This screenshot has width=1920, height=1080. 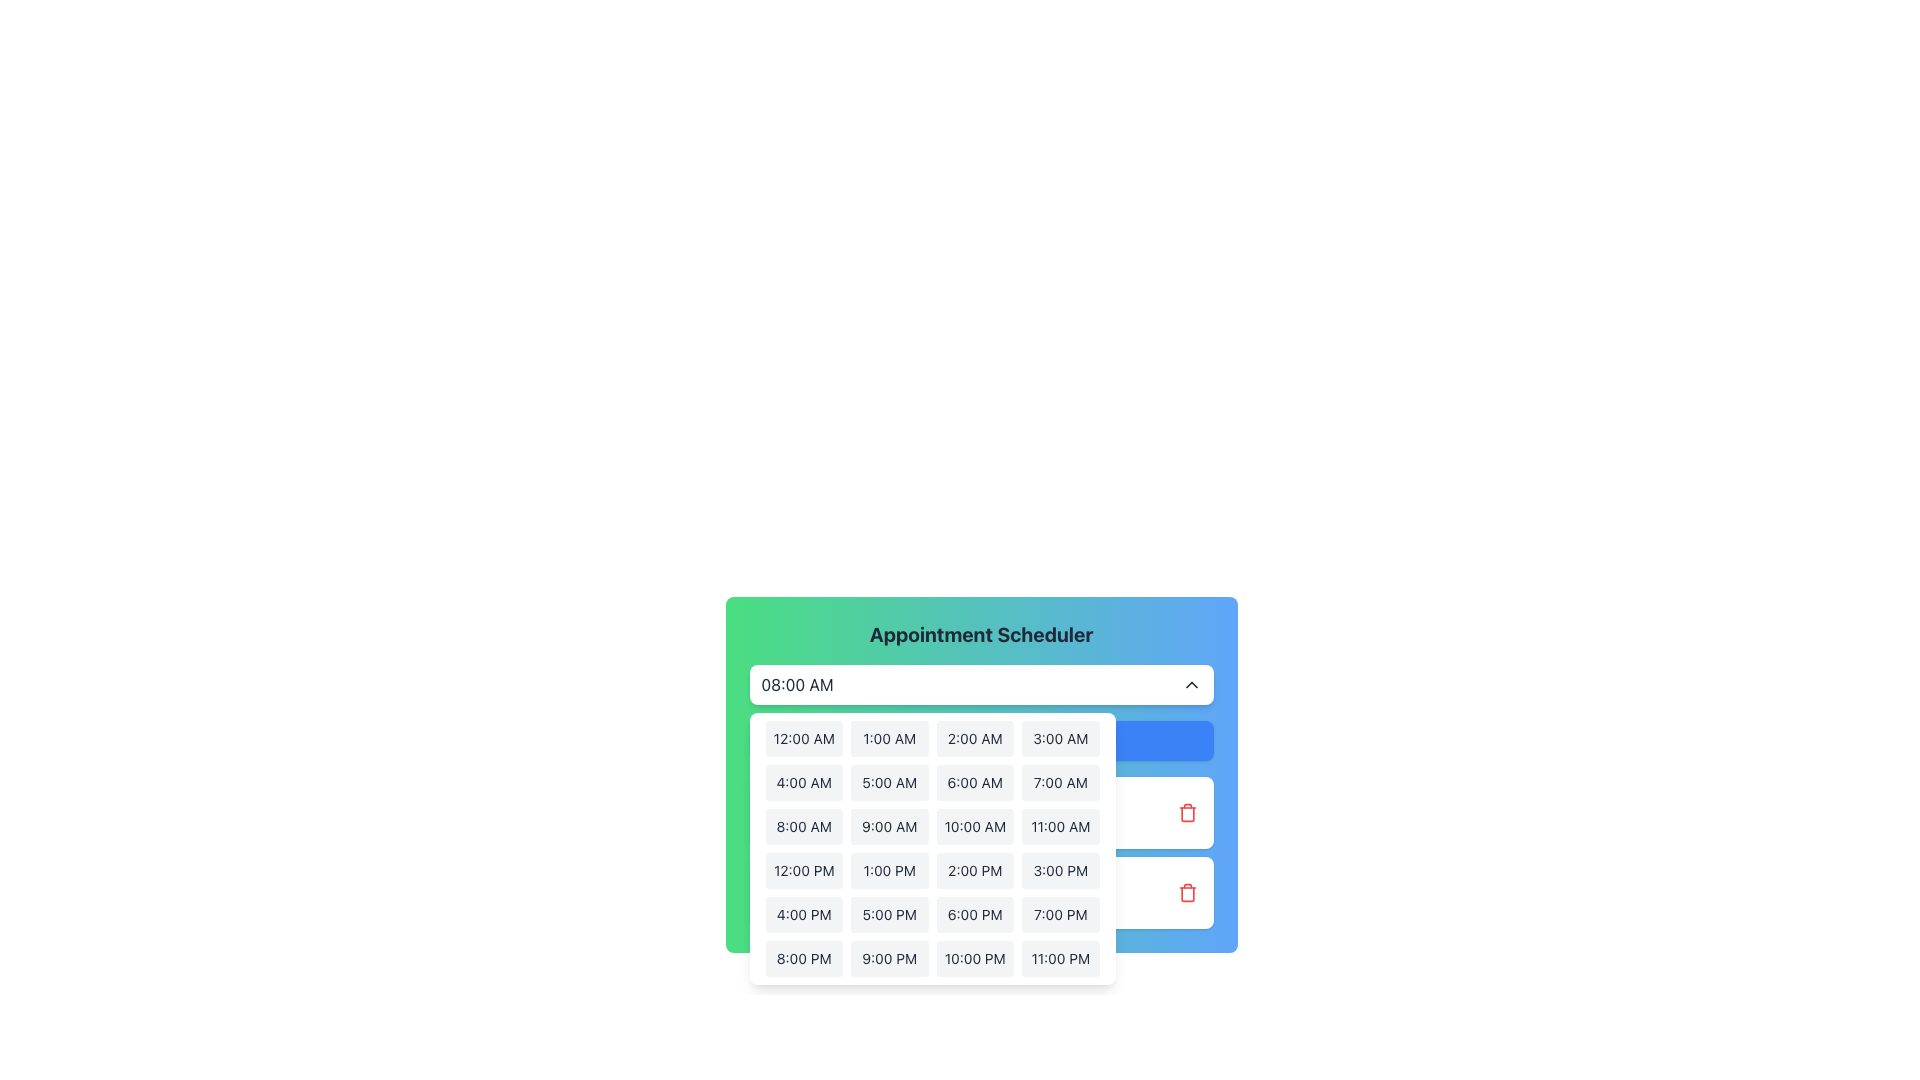 What do you see at coordinates (1059, 958) in the screenshot?
I see `the selectable time option button for 11:00 PM in the Appointment Scheduler section` at bounding box center [1059, 958].